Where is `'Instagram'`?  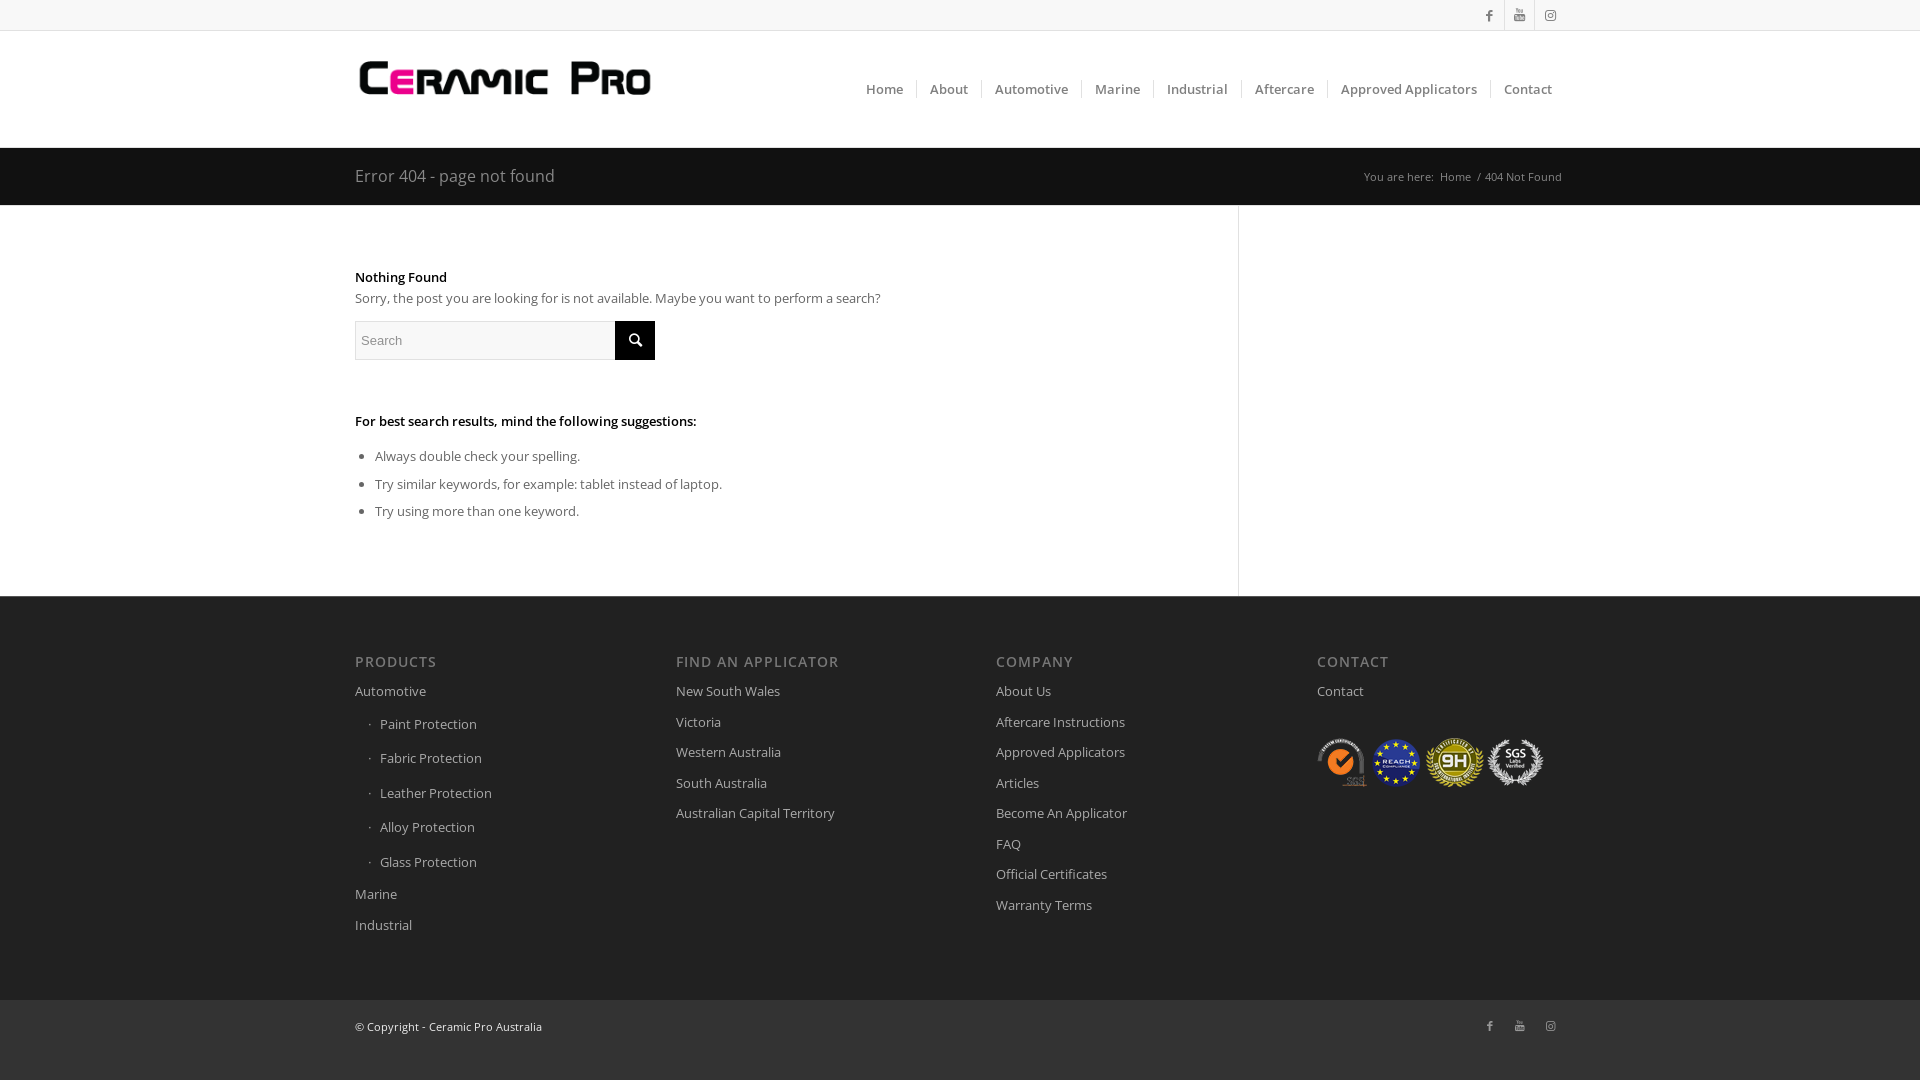
'Instagram' is located at coordinates (1549, 15).